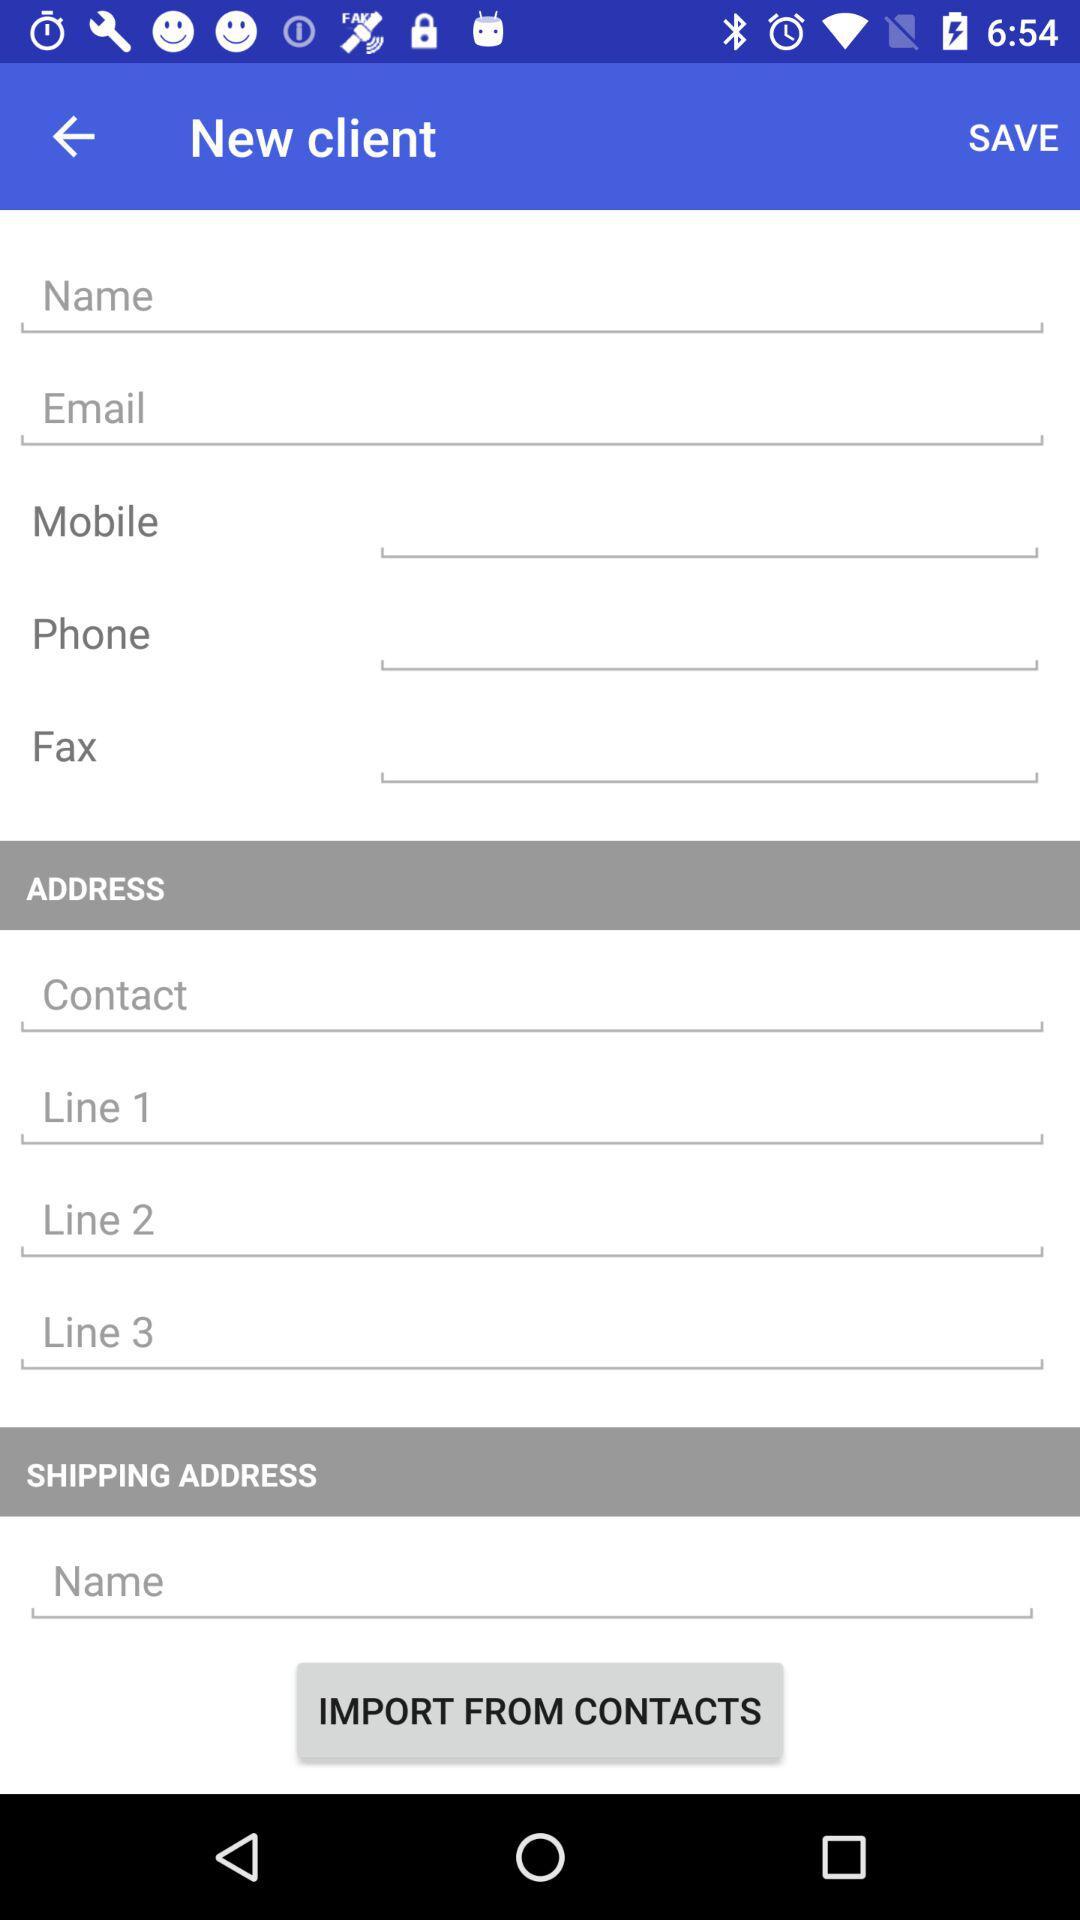 The height and width of the screenshot is (1920, 1080). Describe the element at coordinates (708, 744) in the screenshot. I see `fax number` at that location.